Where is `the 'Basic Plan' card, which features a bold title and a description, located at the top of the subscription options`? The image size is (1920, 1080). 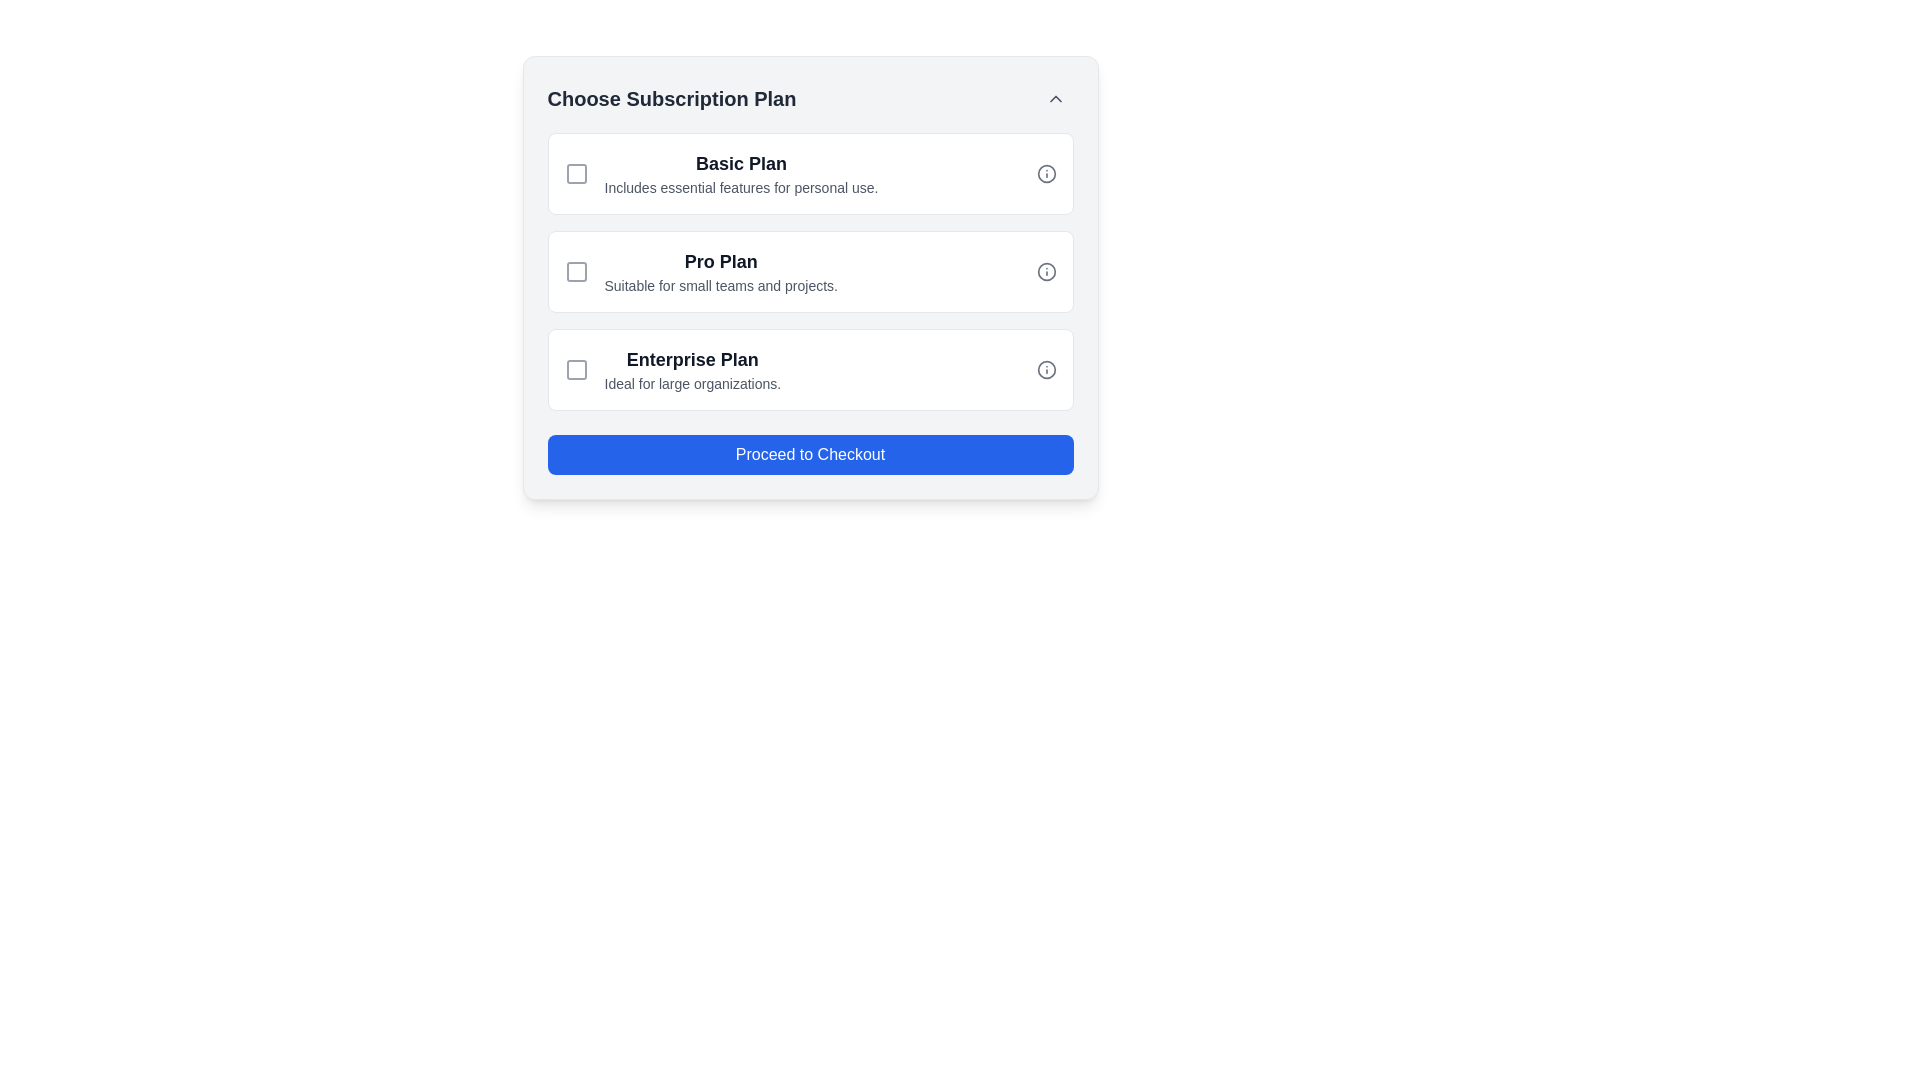
the 'Basic Plan' card, which features a bold title and a description, located at the top of the subscription options is located at coordinates (810, 172).